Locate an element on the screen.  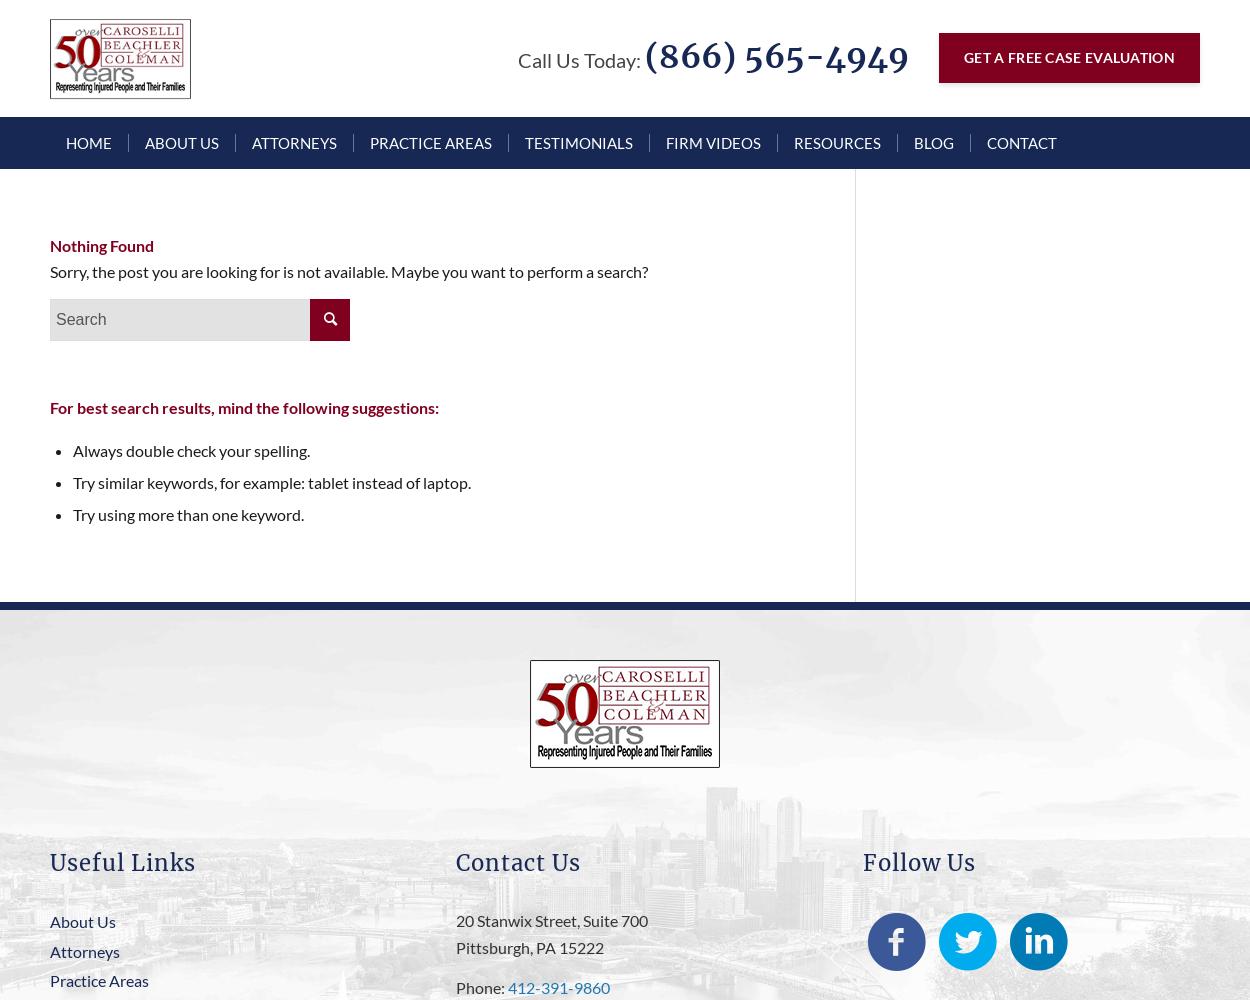
'Bethel Park Truck Accidents' is located at coordinates (857, 343).